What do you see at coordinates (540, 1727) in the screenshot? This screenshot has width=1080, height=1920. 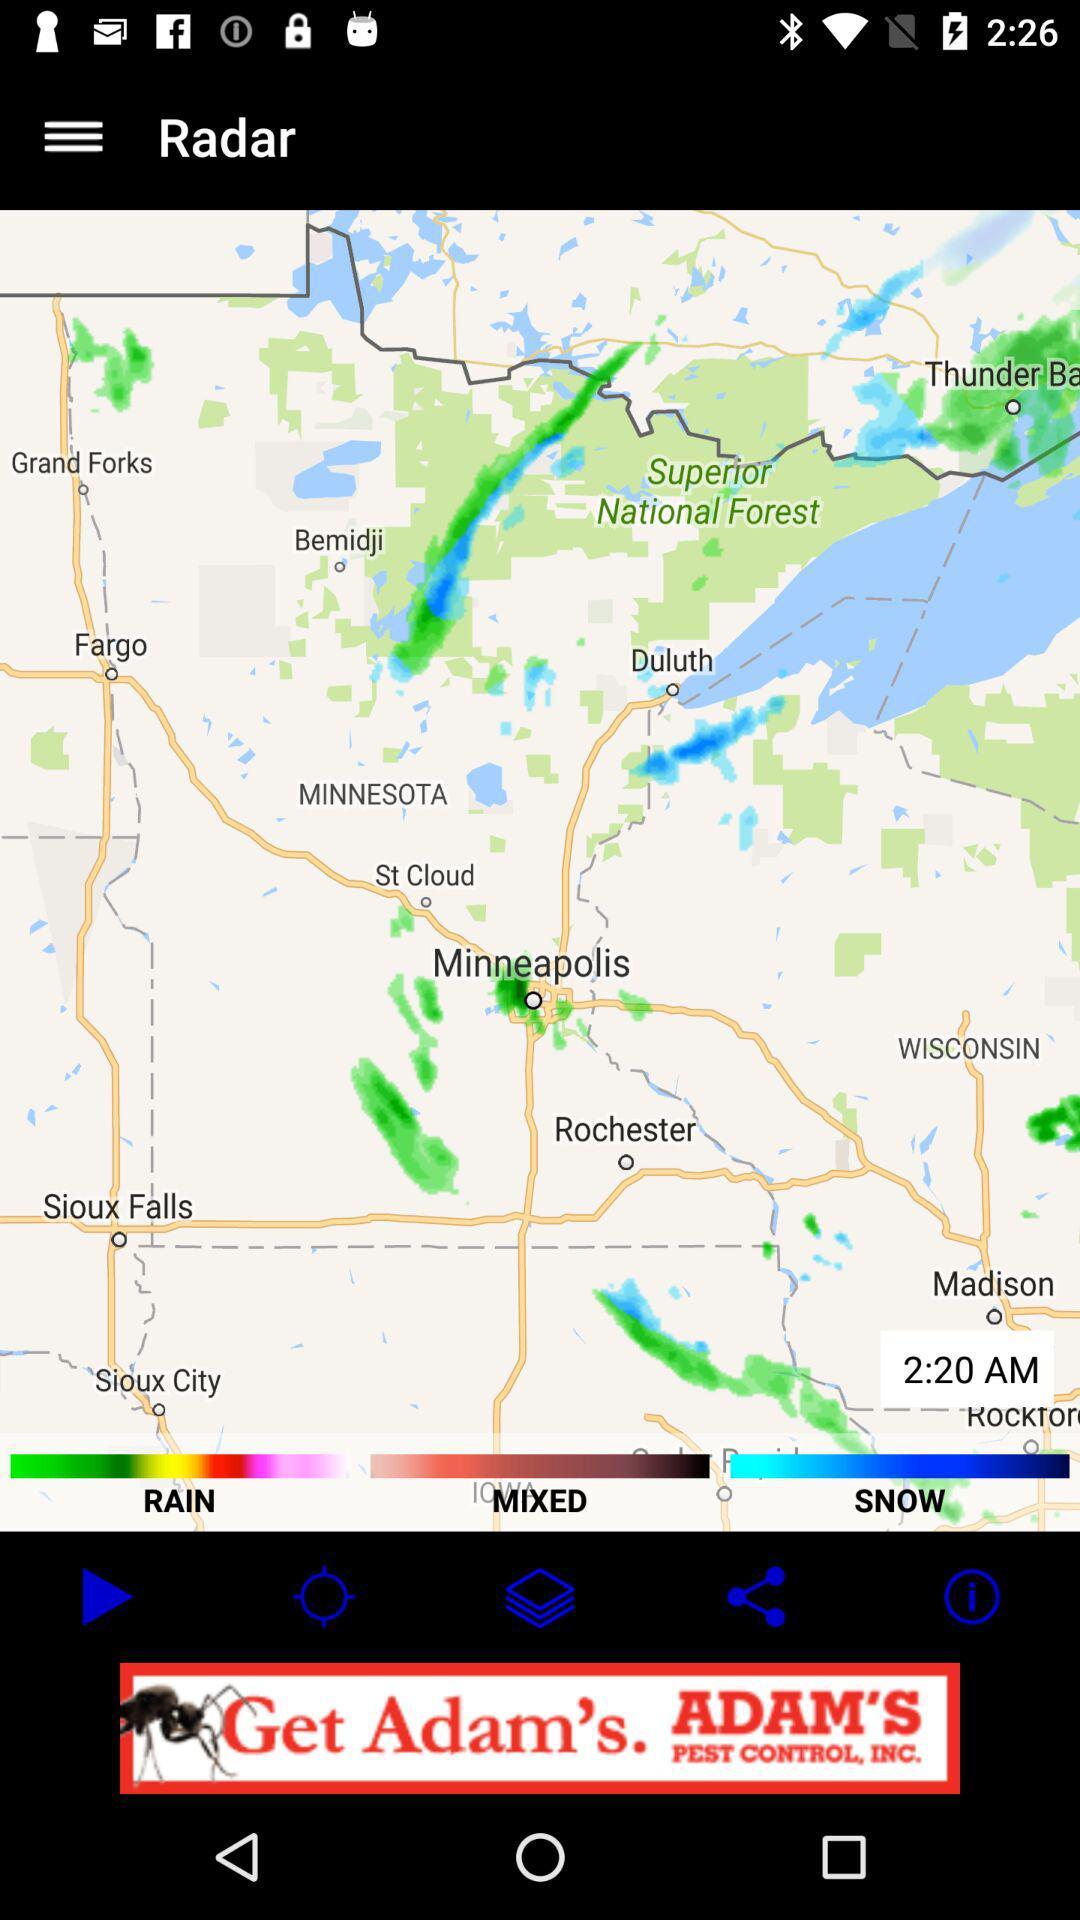 I see `click advertisement` at bounding box center [540, 1727].